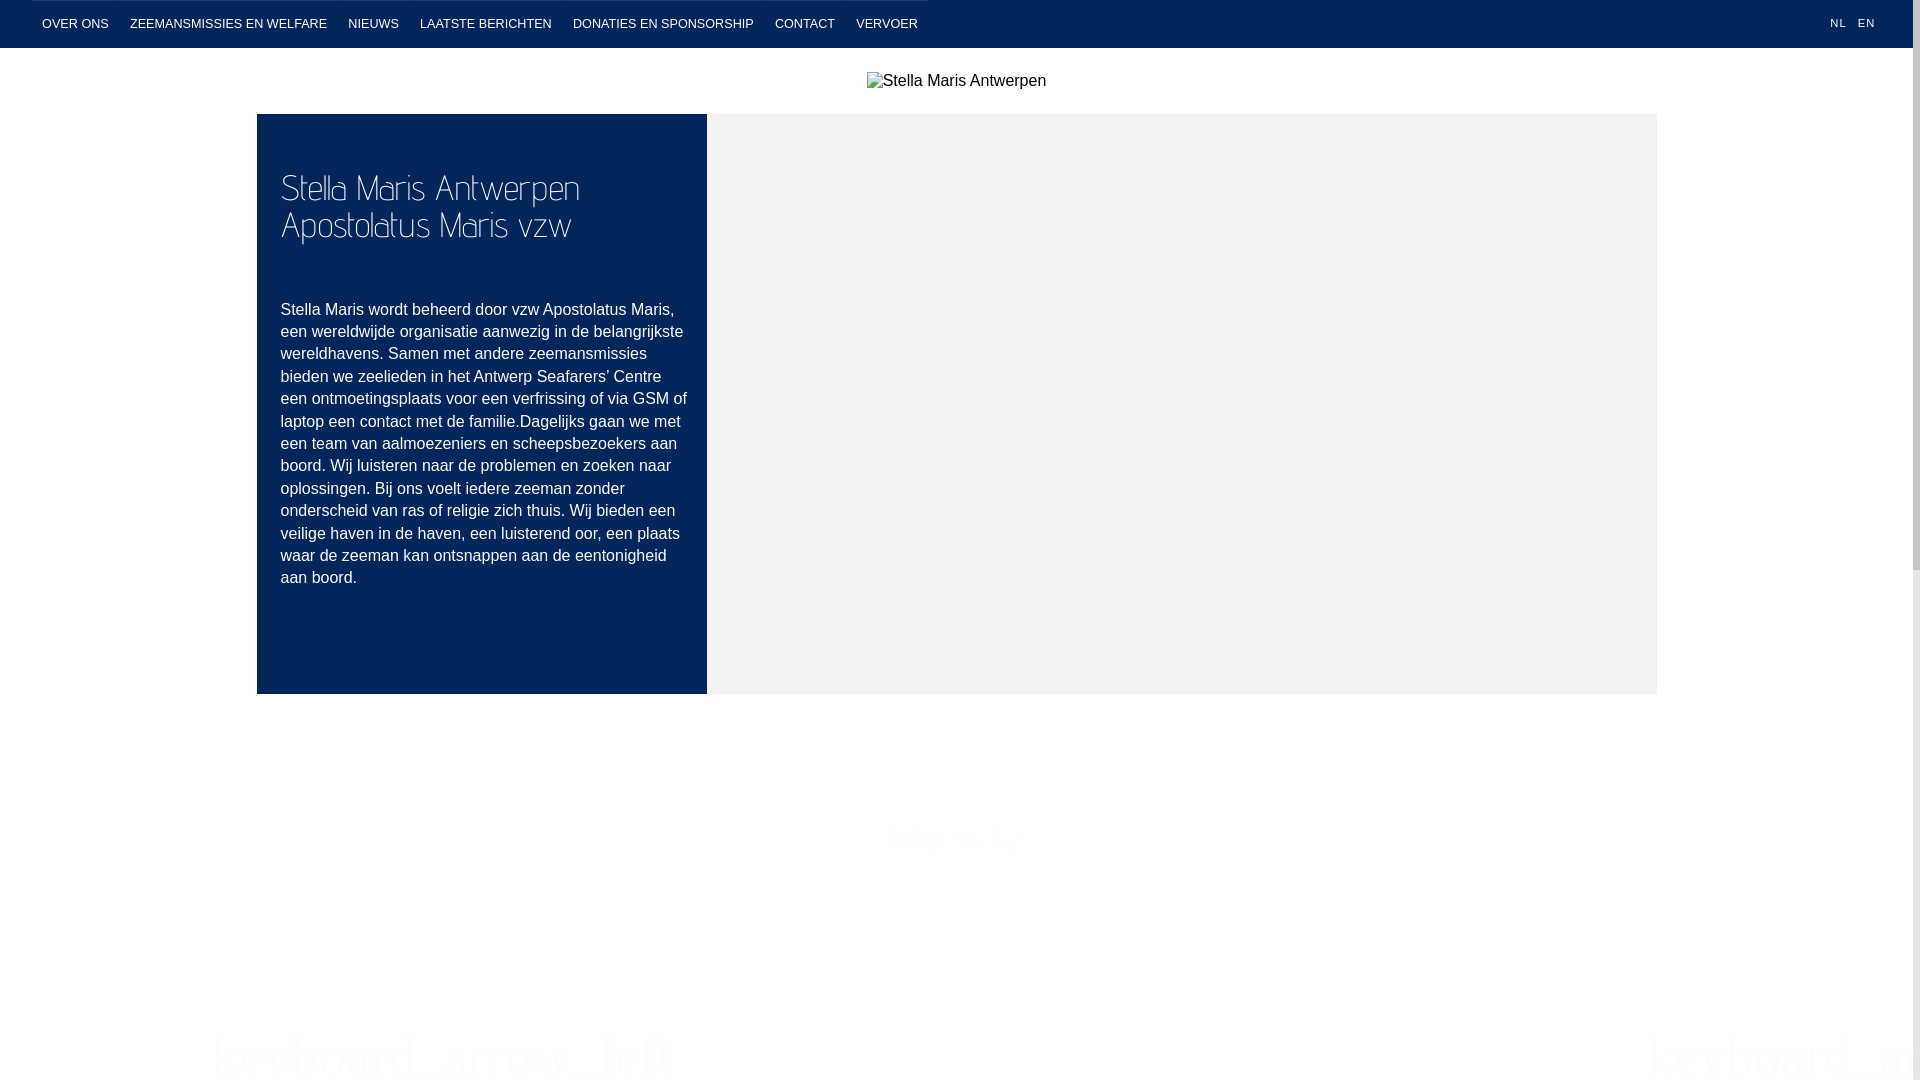  What do you see at coordinates (1838, 23) in the screenshot?
I see `'NL'` at bounding box center [1838, 23].